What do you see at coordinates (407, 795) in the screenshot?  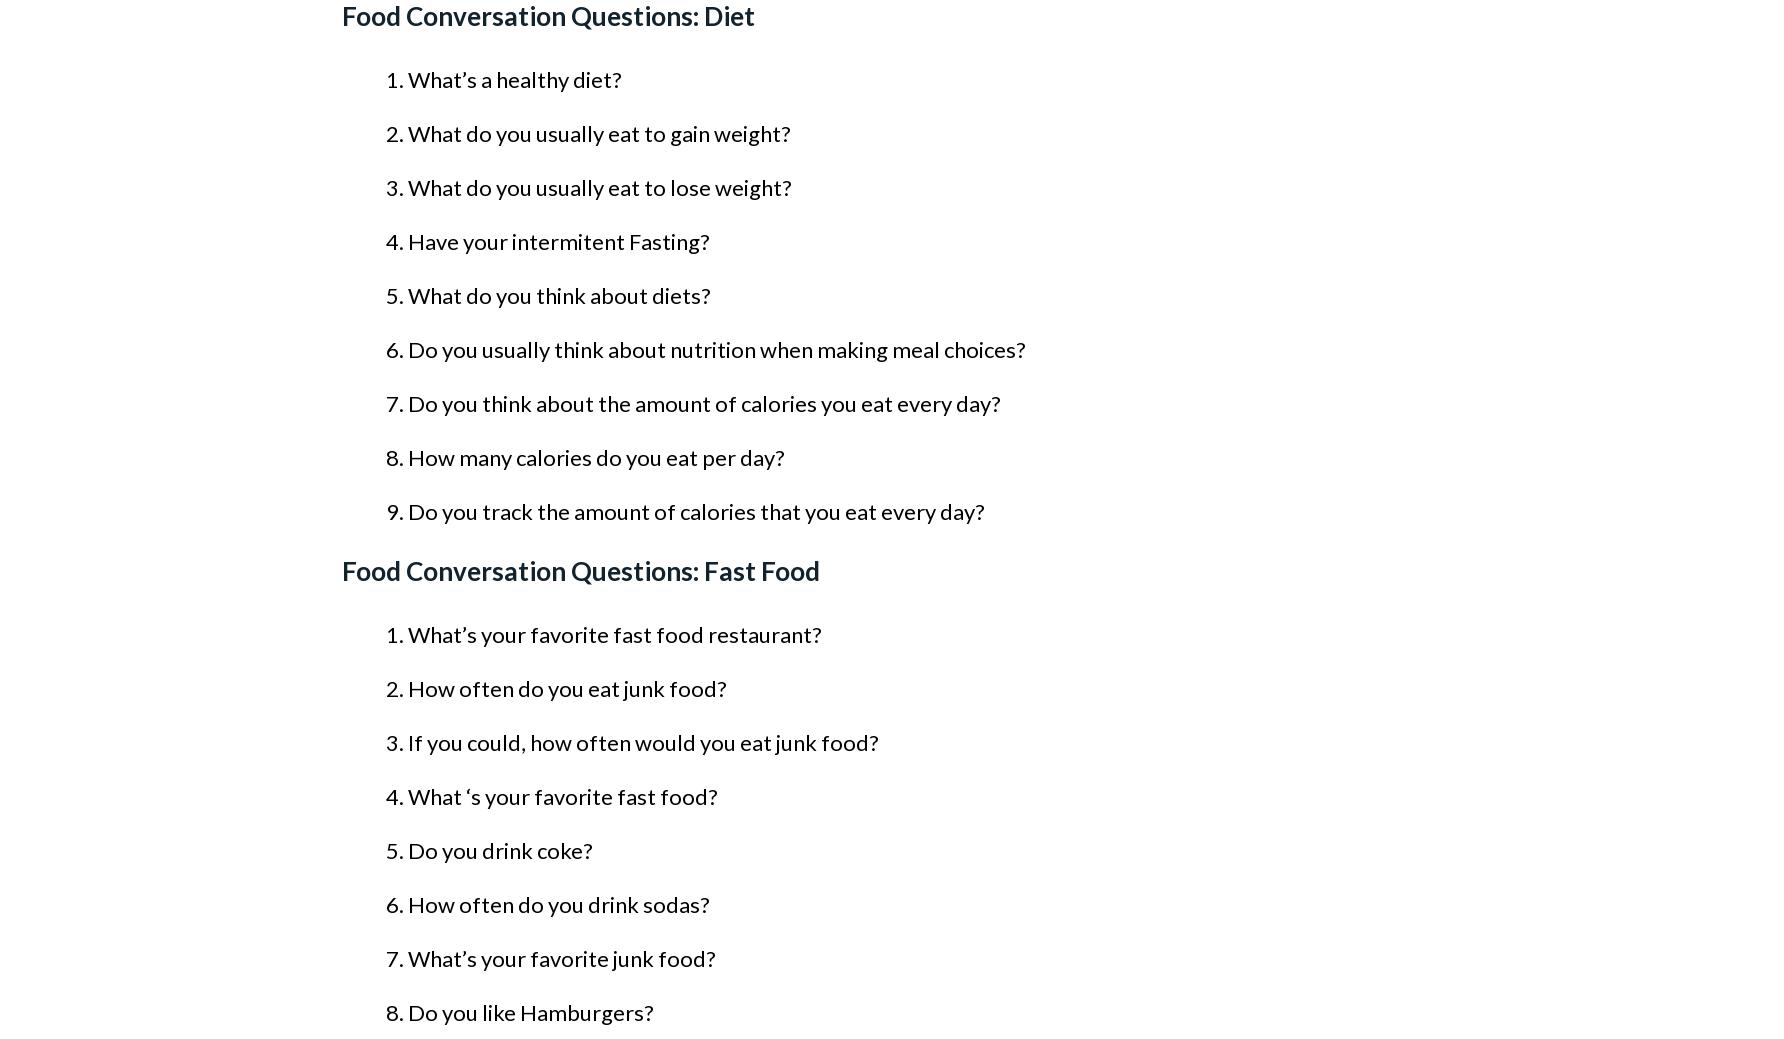 I see `'What ‘s your favorite fast food?'` at bounding box center [407, 795].